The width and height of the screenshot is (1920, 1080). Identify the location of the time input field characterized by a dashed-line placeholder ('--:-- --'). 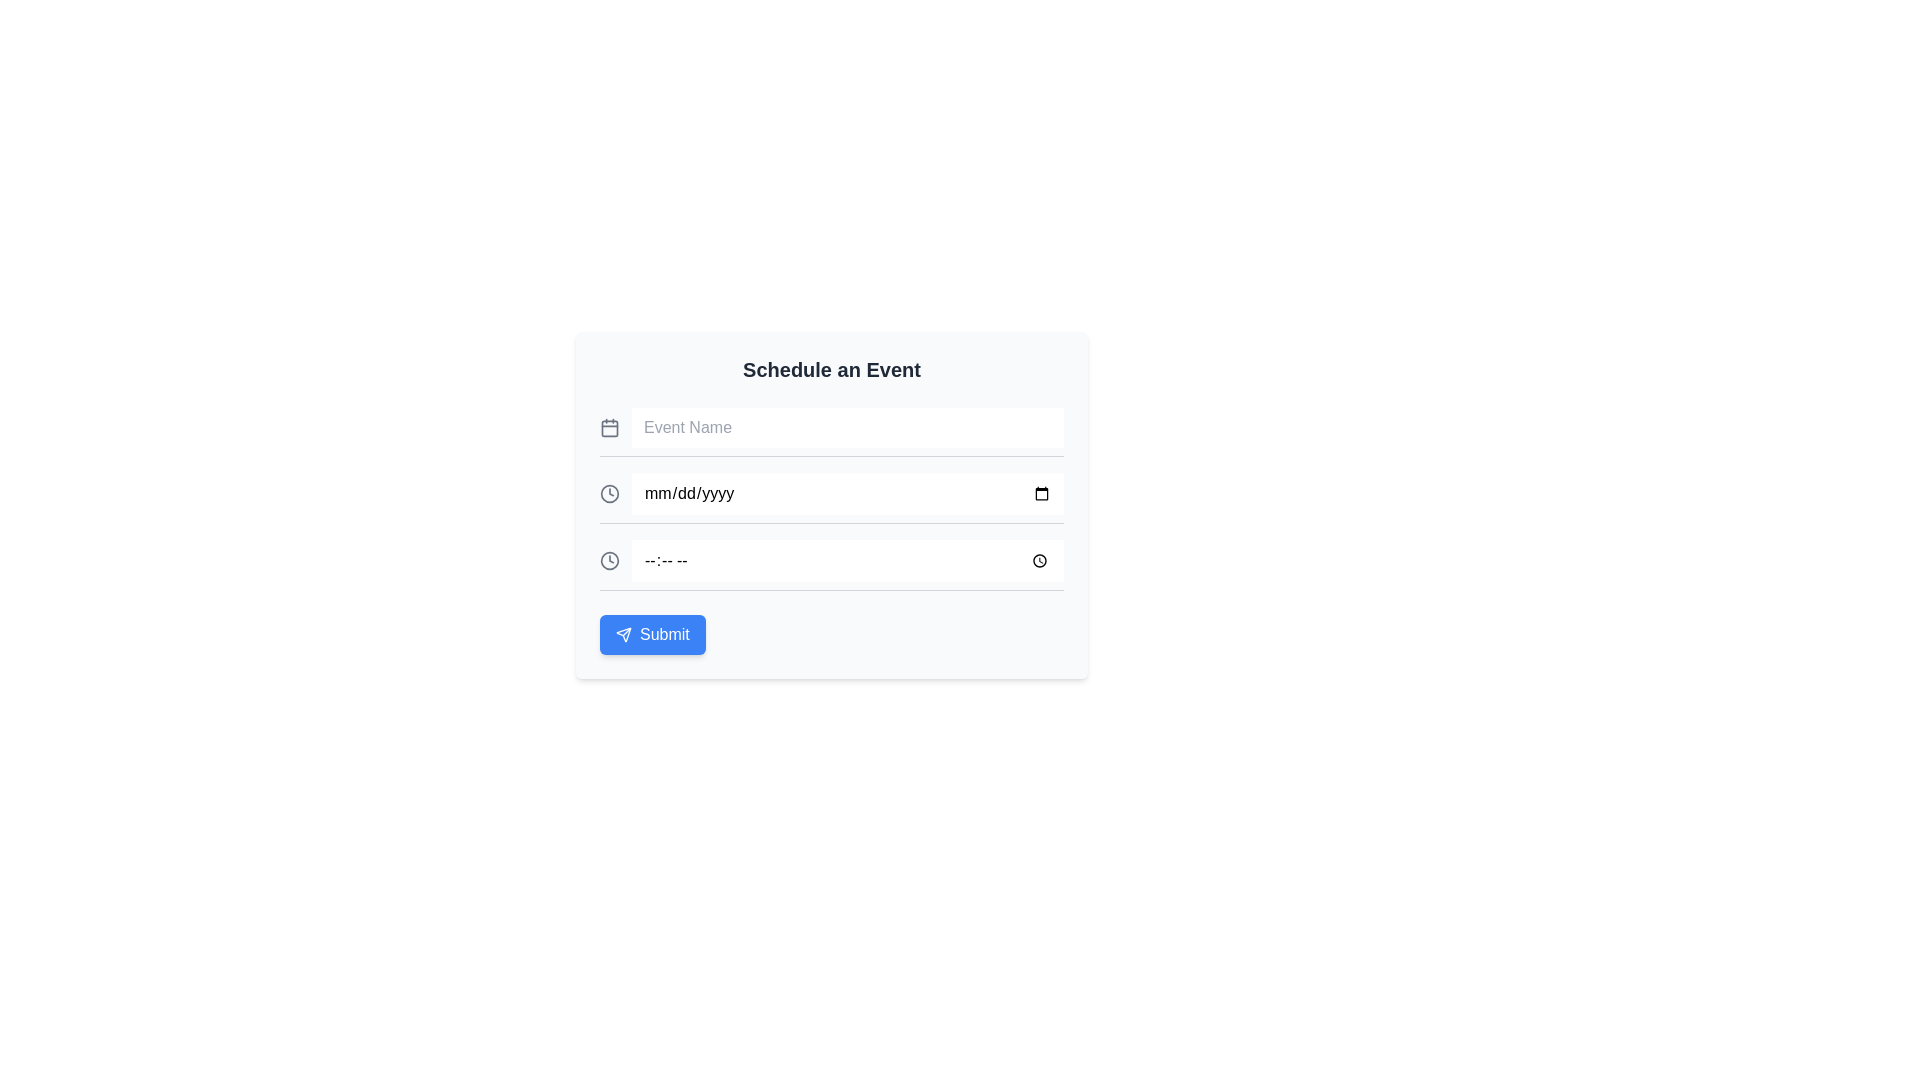
(848, 560).